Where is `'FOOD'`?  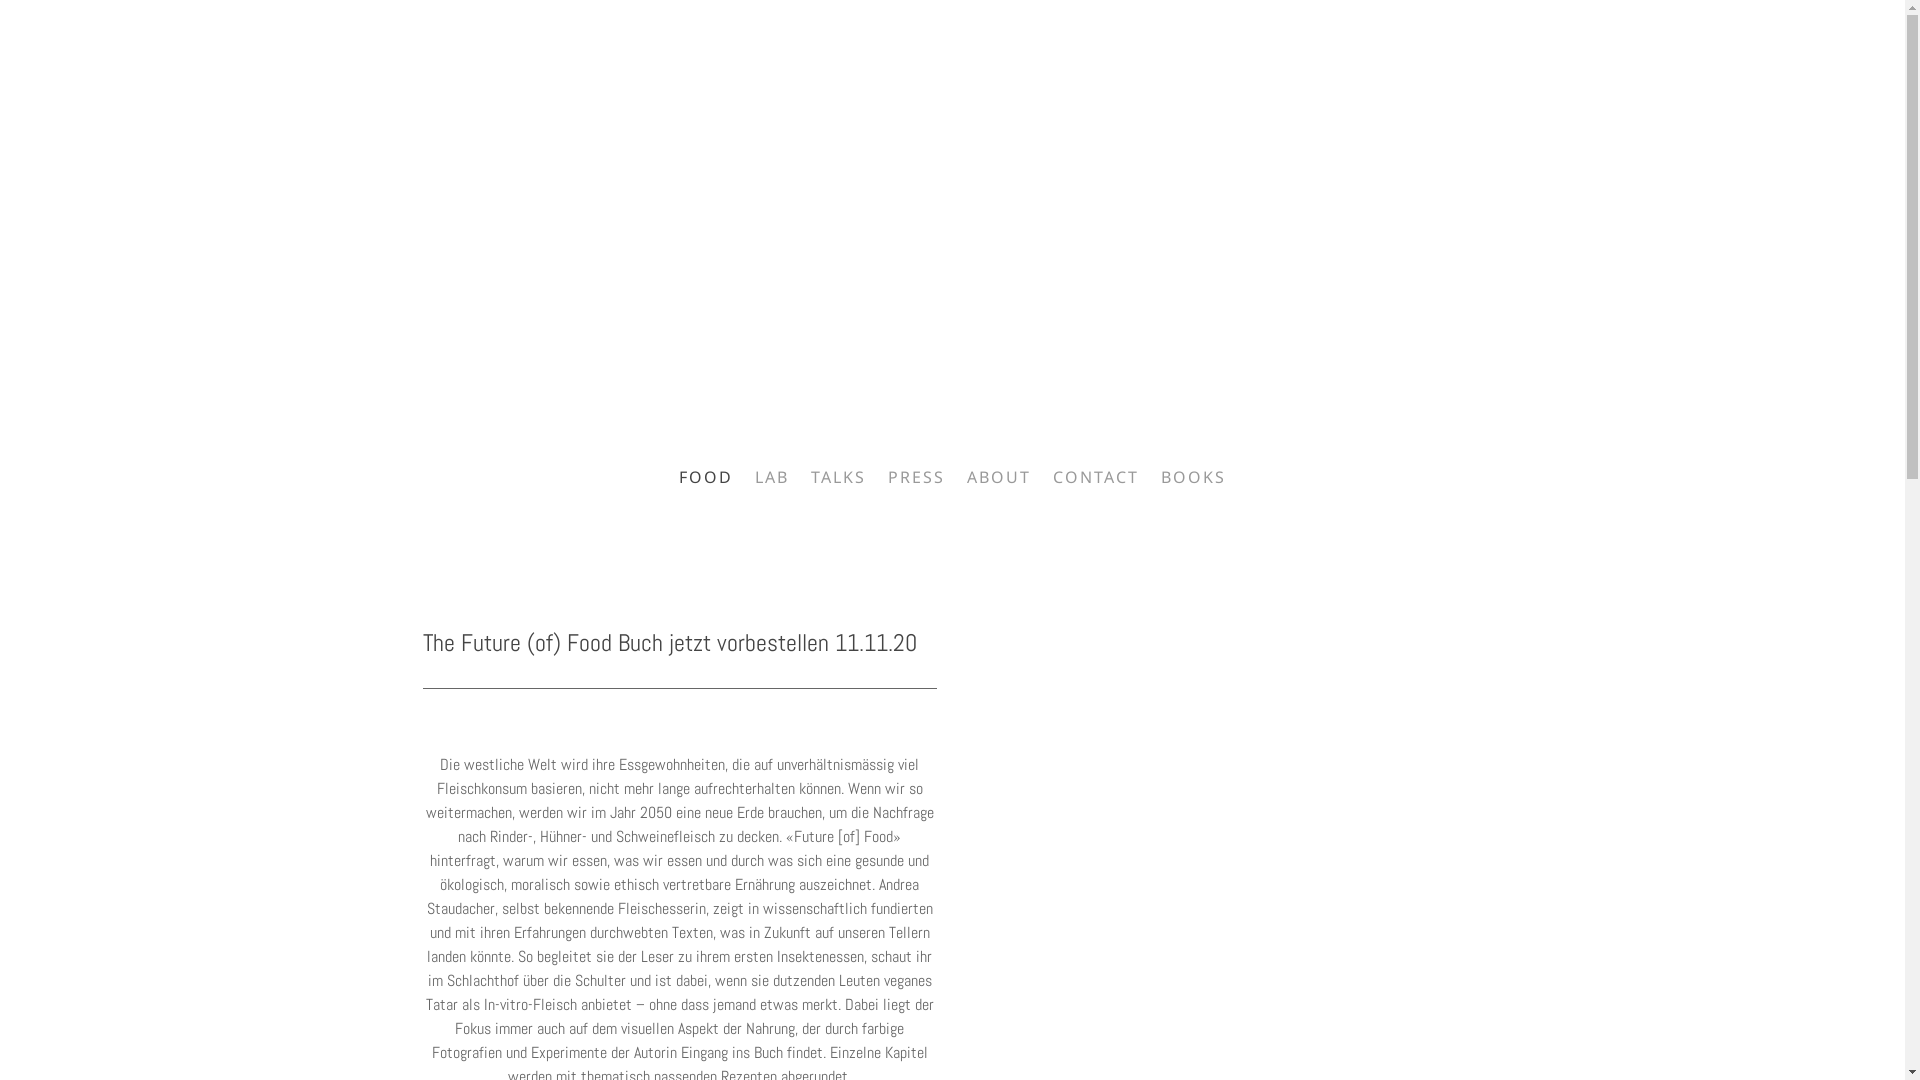
'FOOD' is located at coordinates (705, 477).